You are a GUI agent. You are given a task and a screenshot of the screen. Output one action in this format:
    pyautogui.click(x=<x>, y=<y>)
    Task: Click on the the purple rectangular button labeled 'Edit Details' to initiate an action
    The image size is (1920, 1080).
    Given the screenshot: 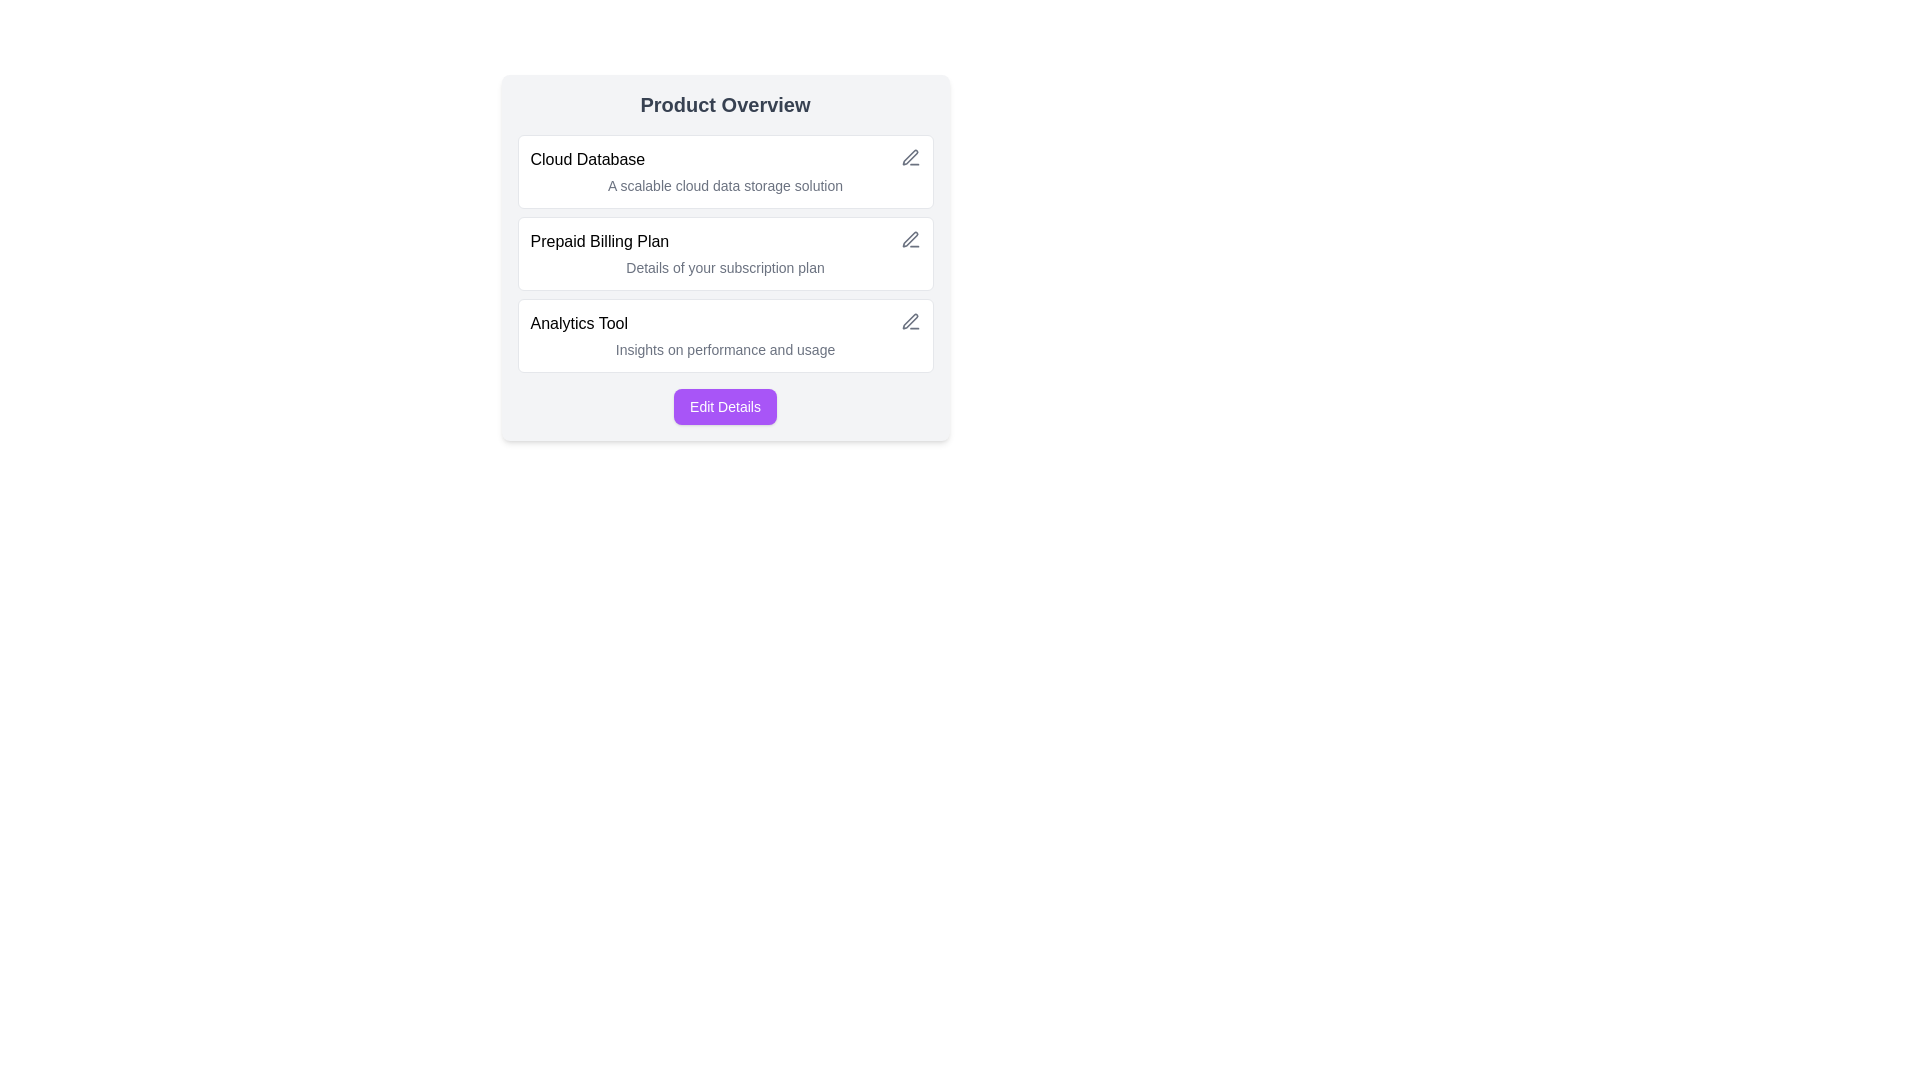 What is the action you would take?
    pyautogui.click(x=724, y=406)
    